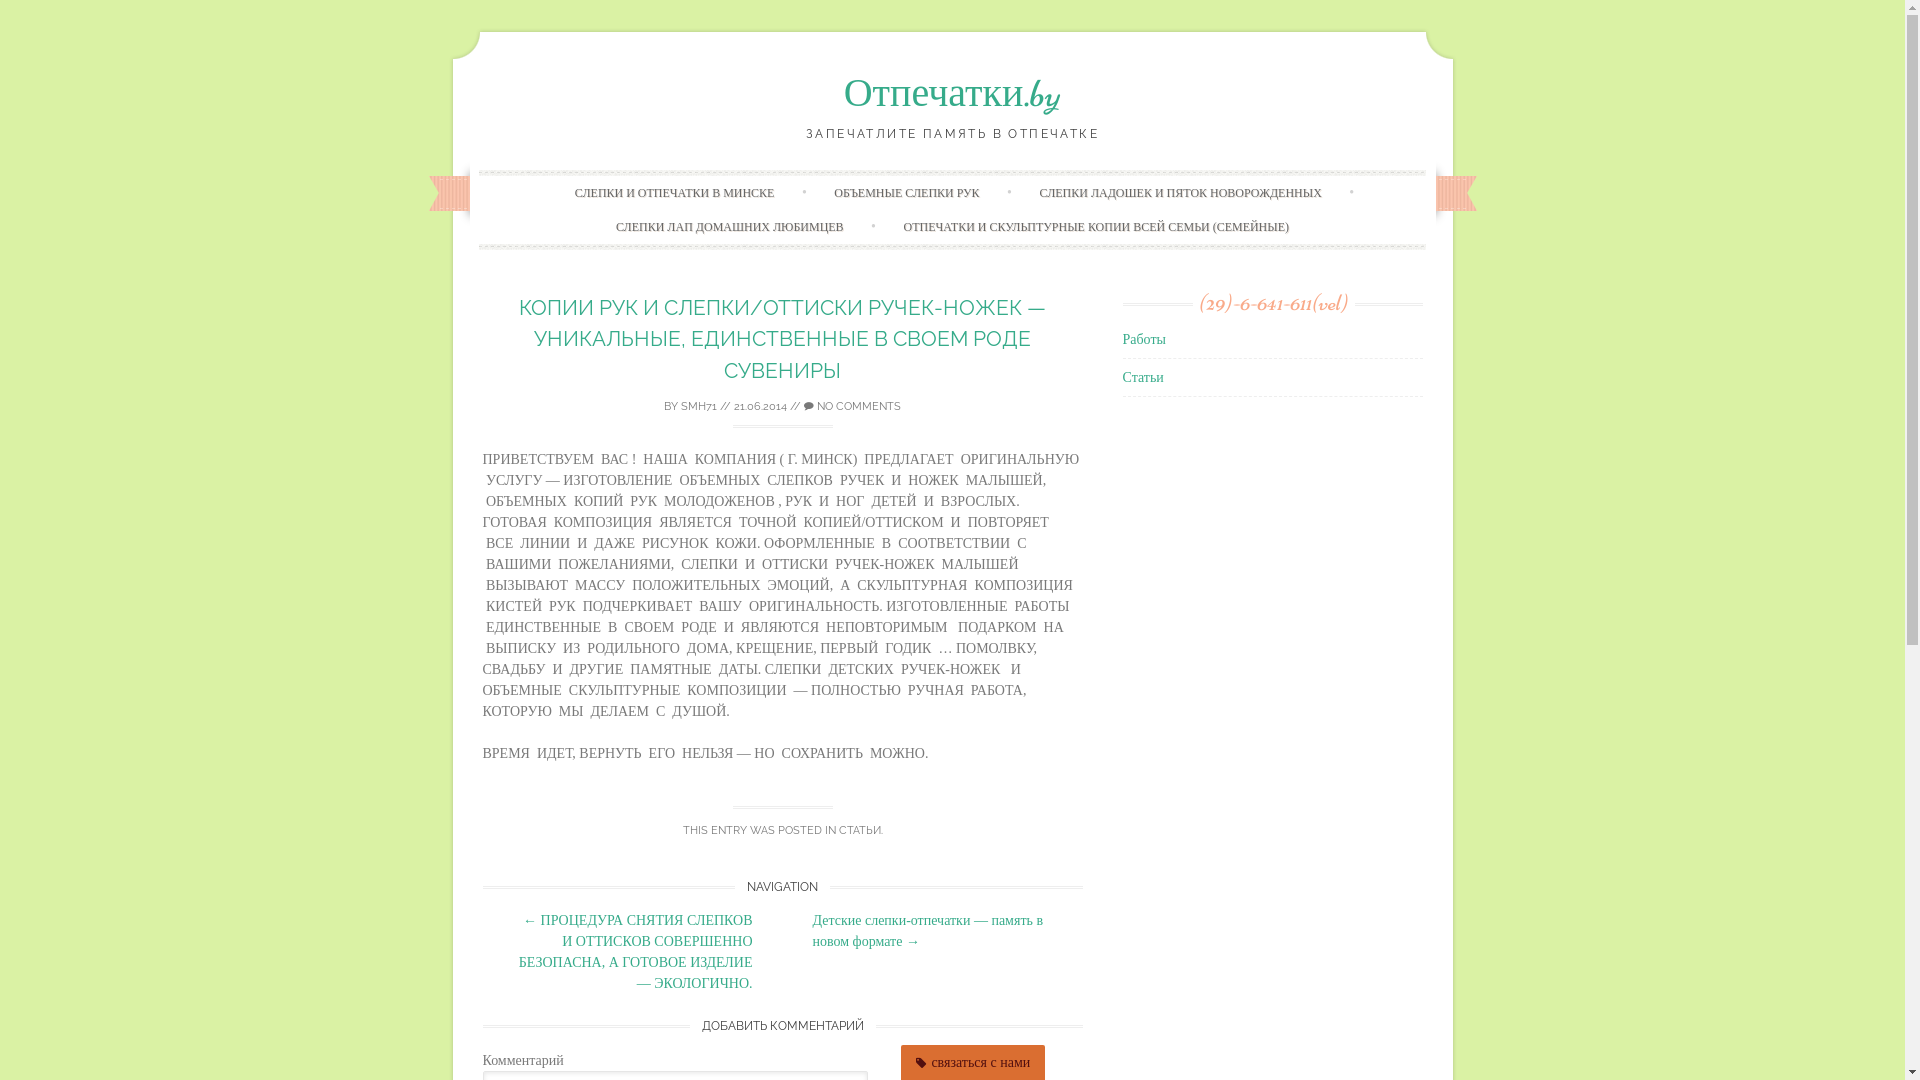 The width and height of the screenshot is (1920, 1080). I want to click on '21.06.2014', so click(759, 405).